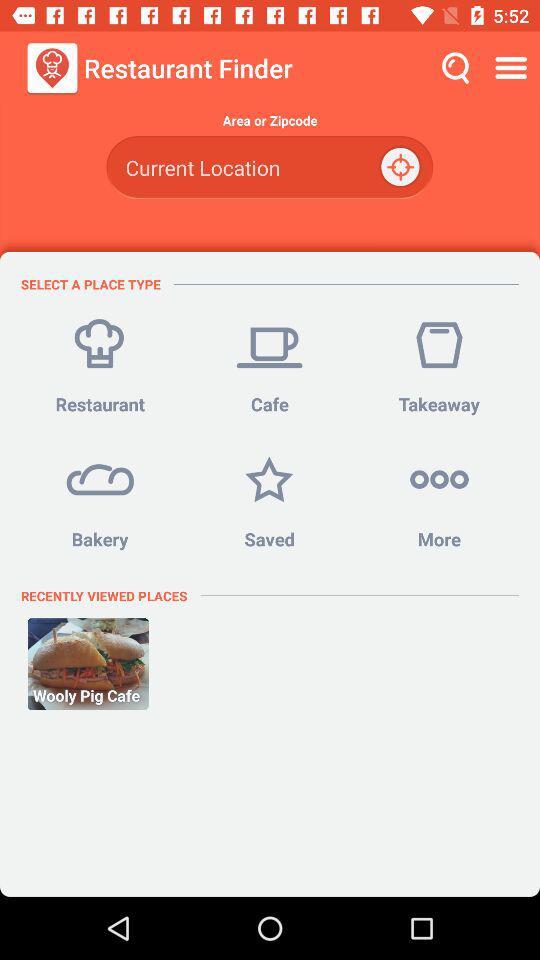  Describe the element at coordinates (269, 166) in the screenshot. I see `icon above select a place` at that location.